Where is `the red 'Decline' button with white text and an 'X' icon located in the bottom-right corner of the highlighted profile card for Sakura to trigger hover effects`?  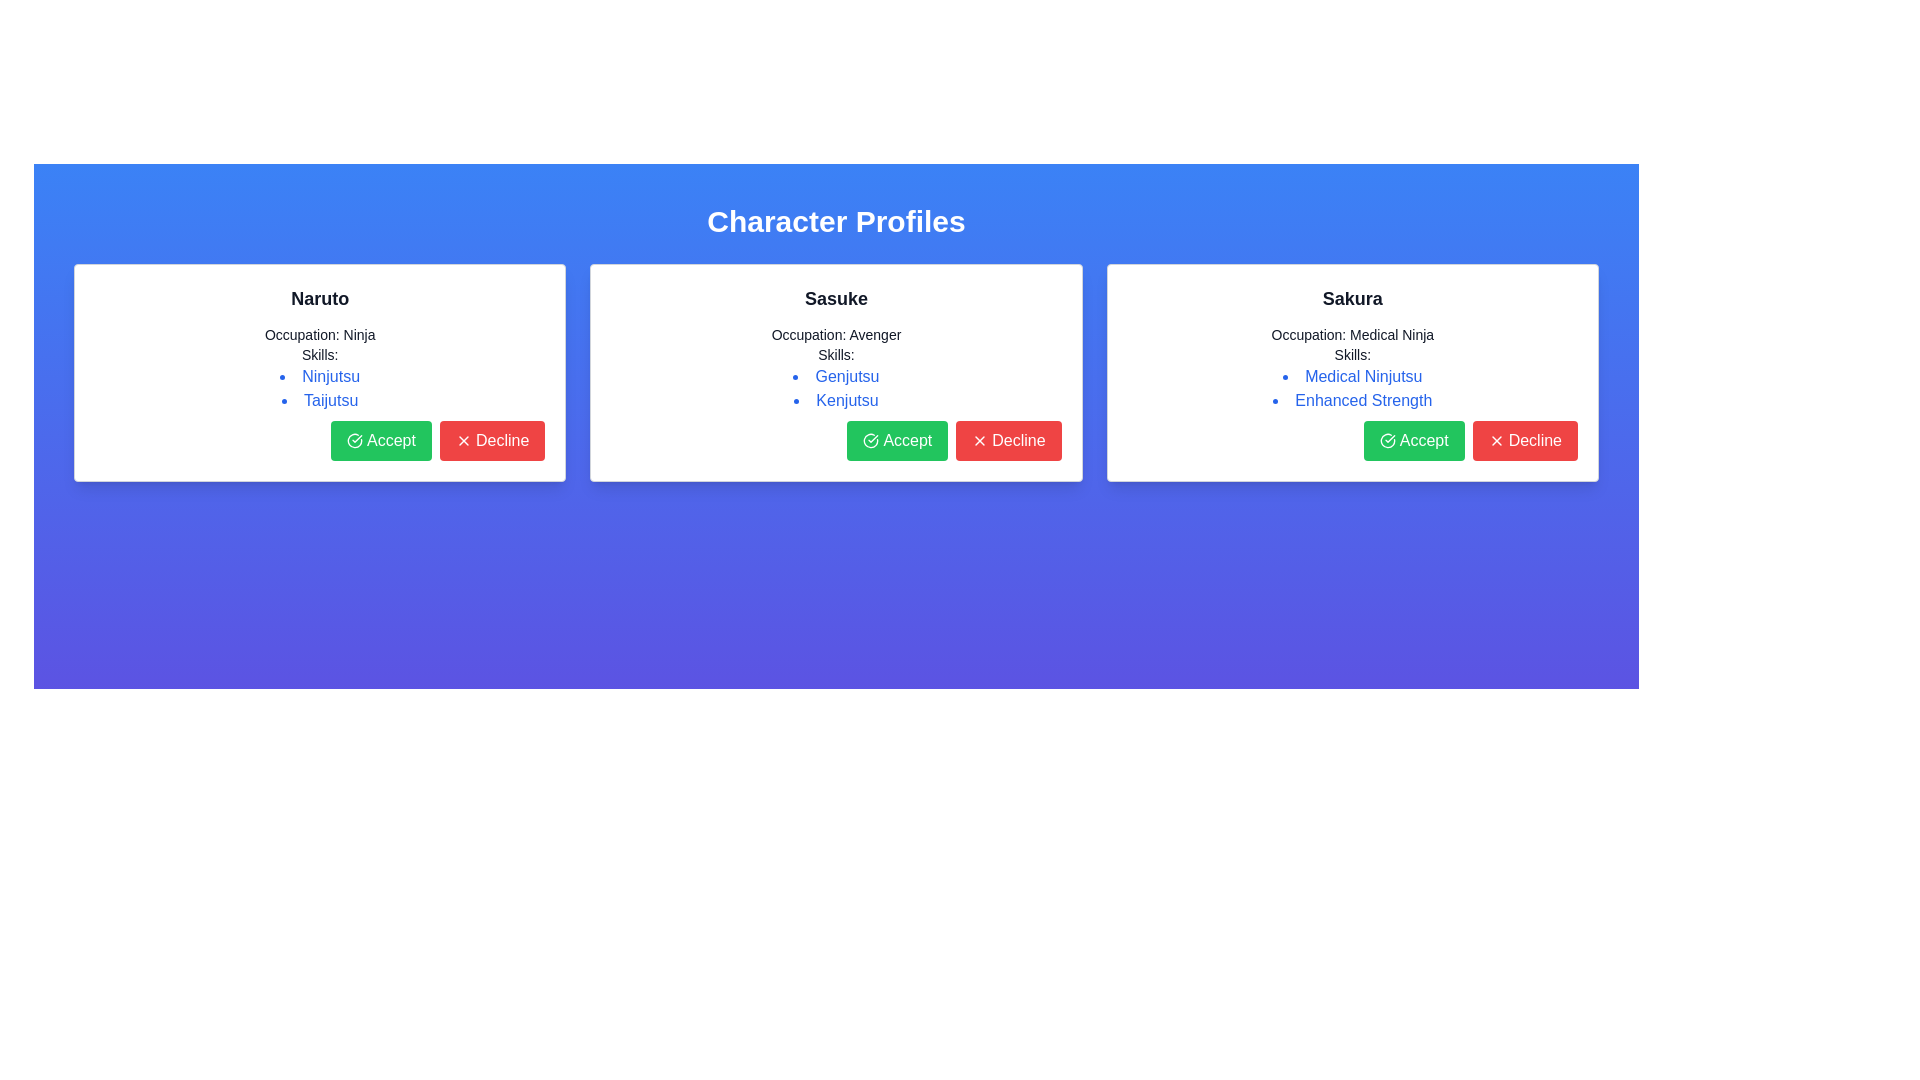
the red 'Decline' button with white text and an 'X' icon located in the bottom-right corner of the highlighted profile card for Sakura to trigger hover effects is located at coordinates (1524, 439).